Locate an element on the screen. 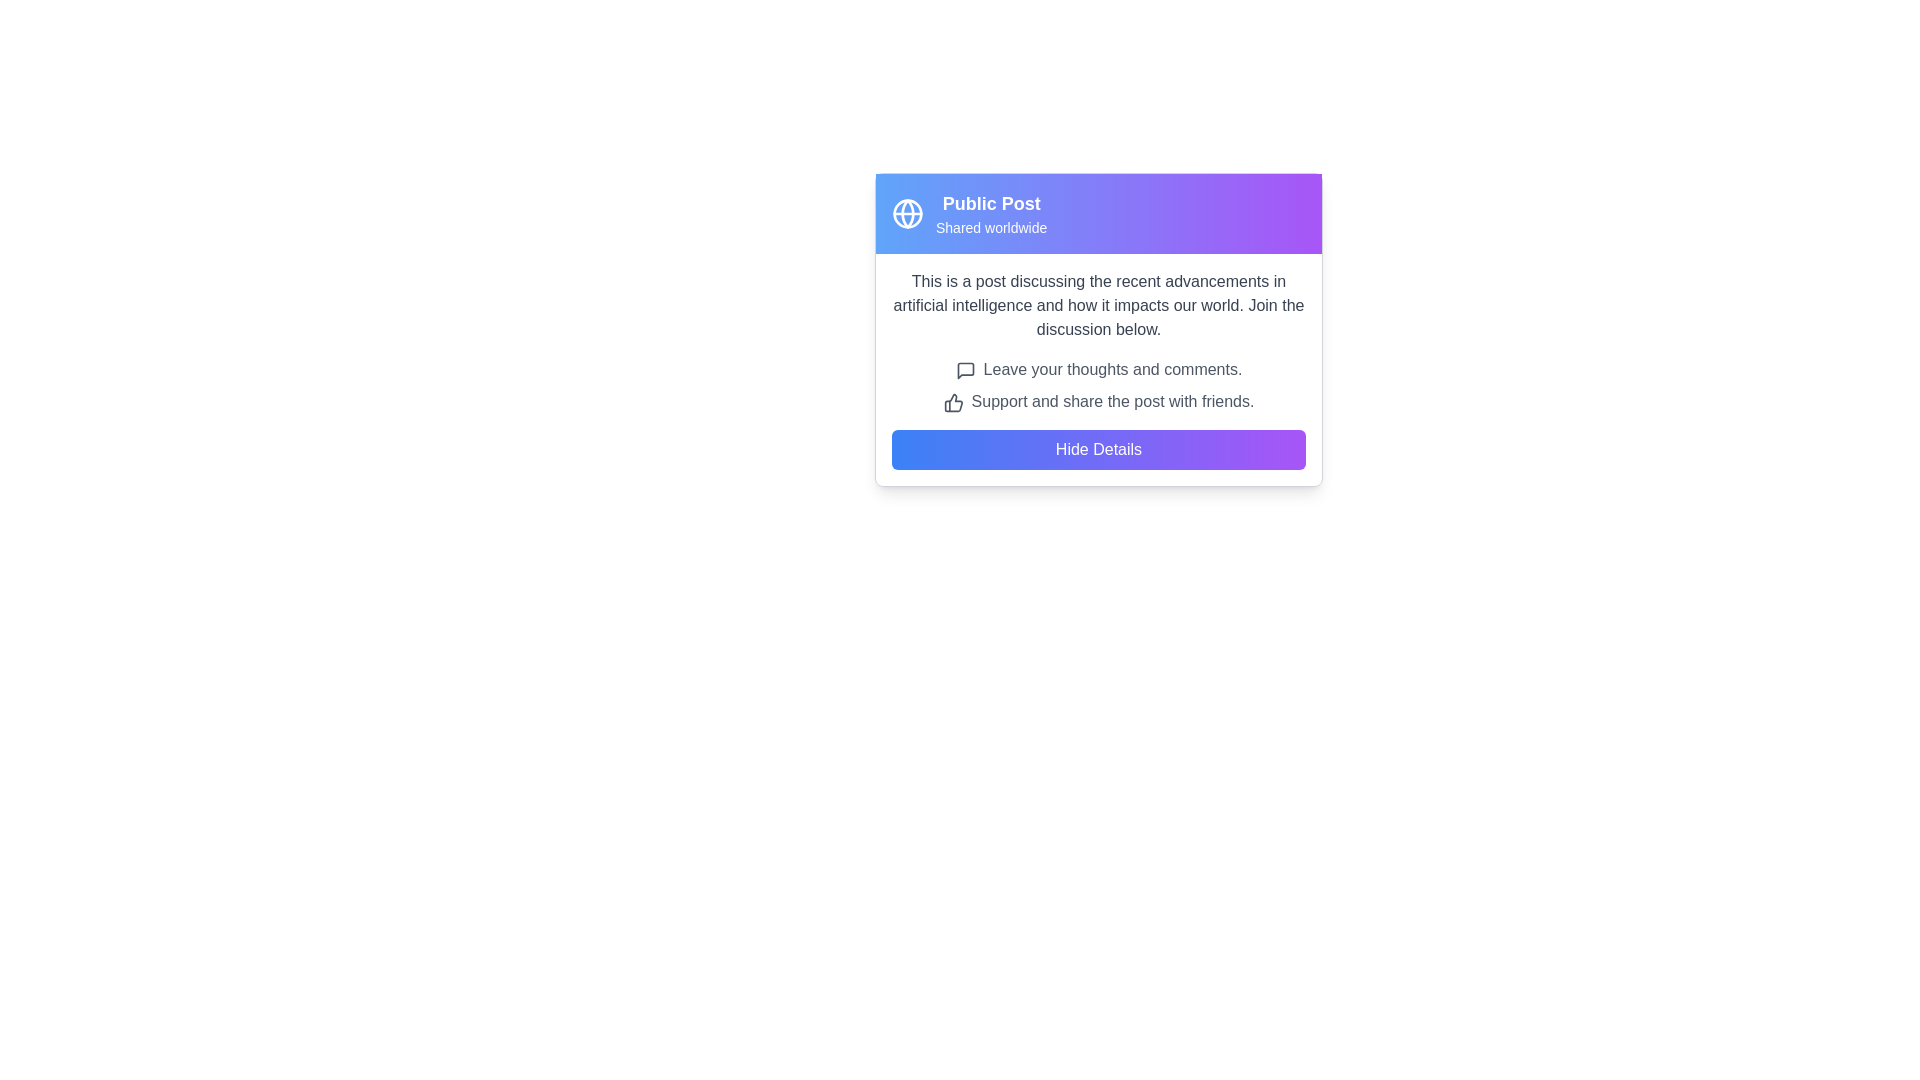 The height and width of the screenshot is (1080, 1920). the static text label indicating that the post is publicly shared, which is positioned at the top-left of the card layout, above the text 'Shared worldwide' and beside a globe icon is located at coordinates (991, 204).